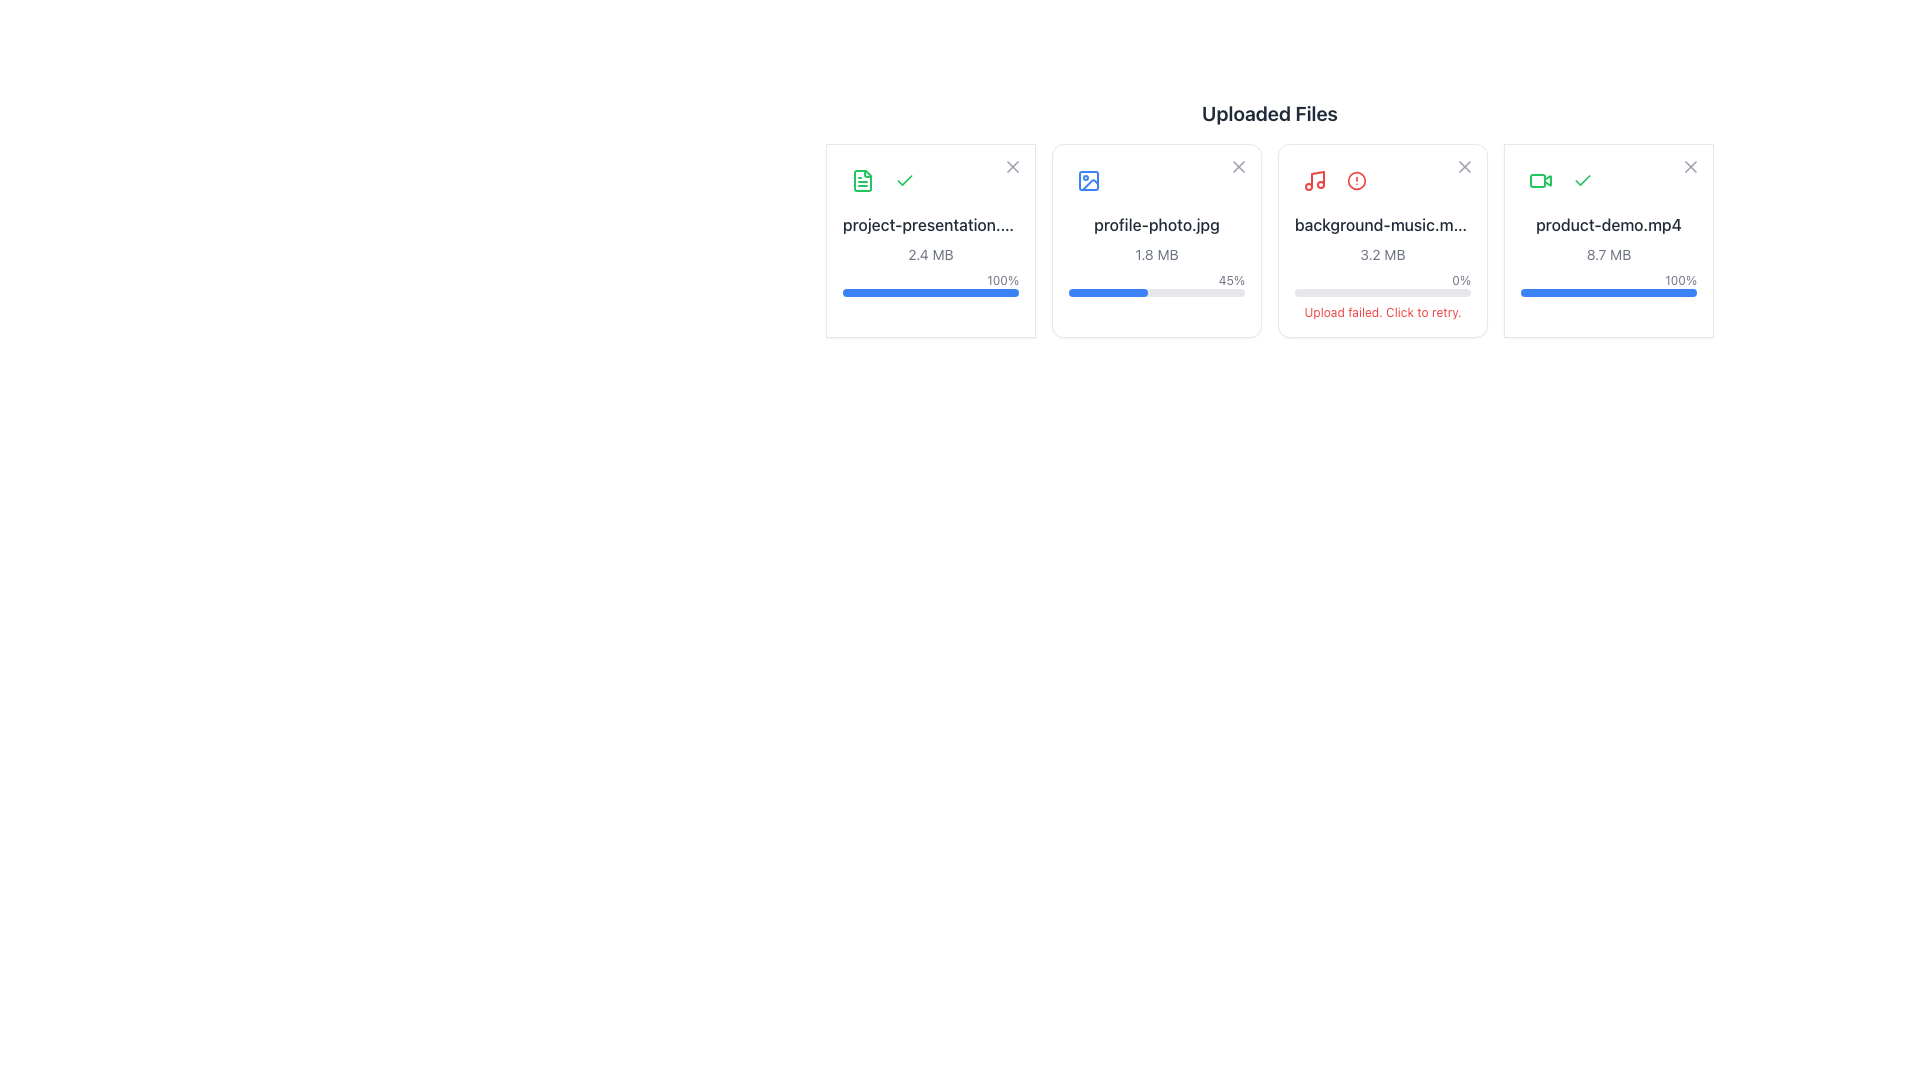 Image resolution: width=1920 pixels, height=1080 pixels. What do you see at coordinates (863, 181) in the screenshot?
I see `the document icon representing the uploaded file within the 'project-presentation' file upload card, located in the upper-left corner, to the left of the green checkmark icon` at bounding box center [863, 181].